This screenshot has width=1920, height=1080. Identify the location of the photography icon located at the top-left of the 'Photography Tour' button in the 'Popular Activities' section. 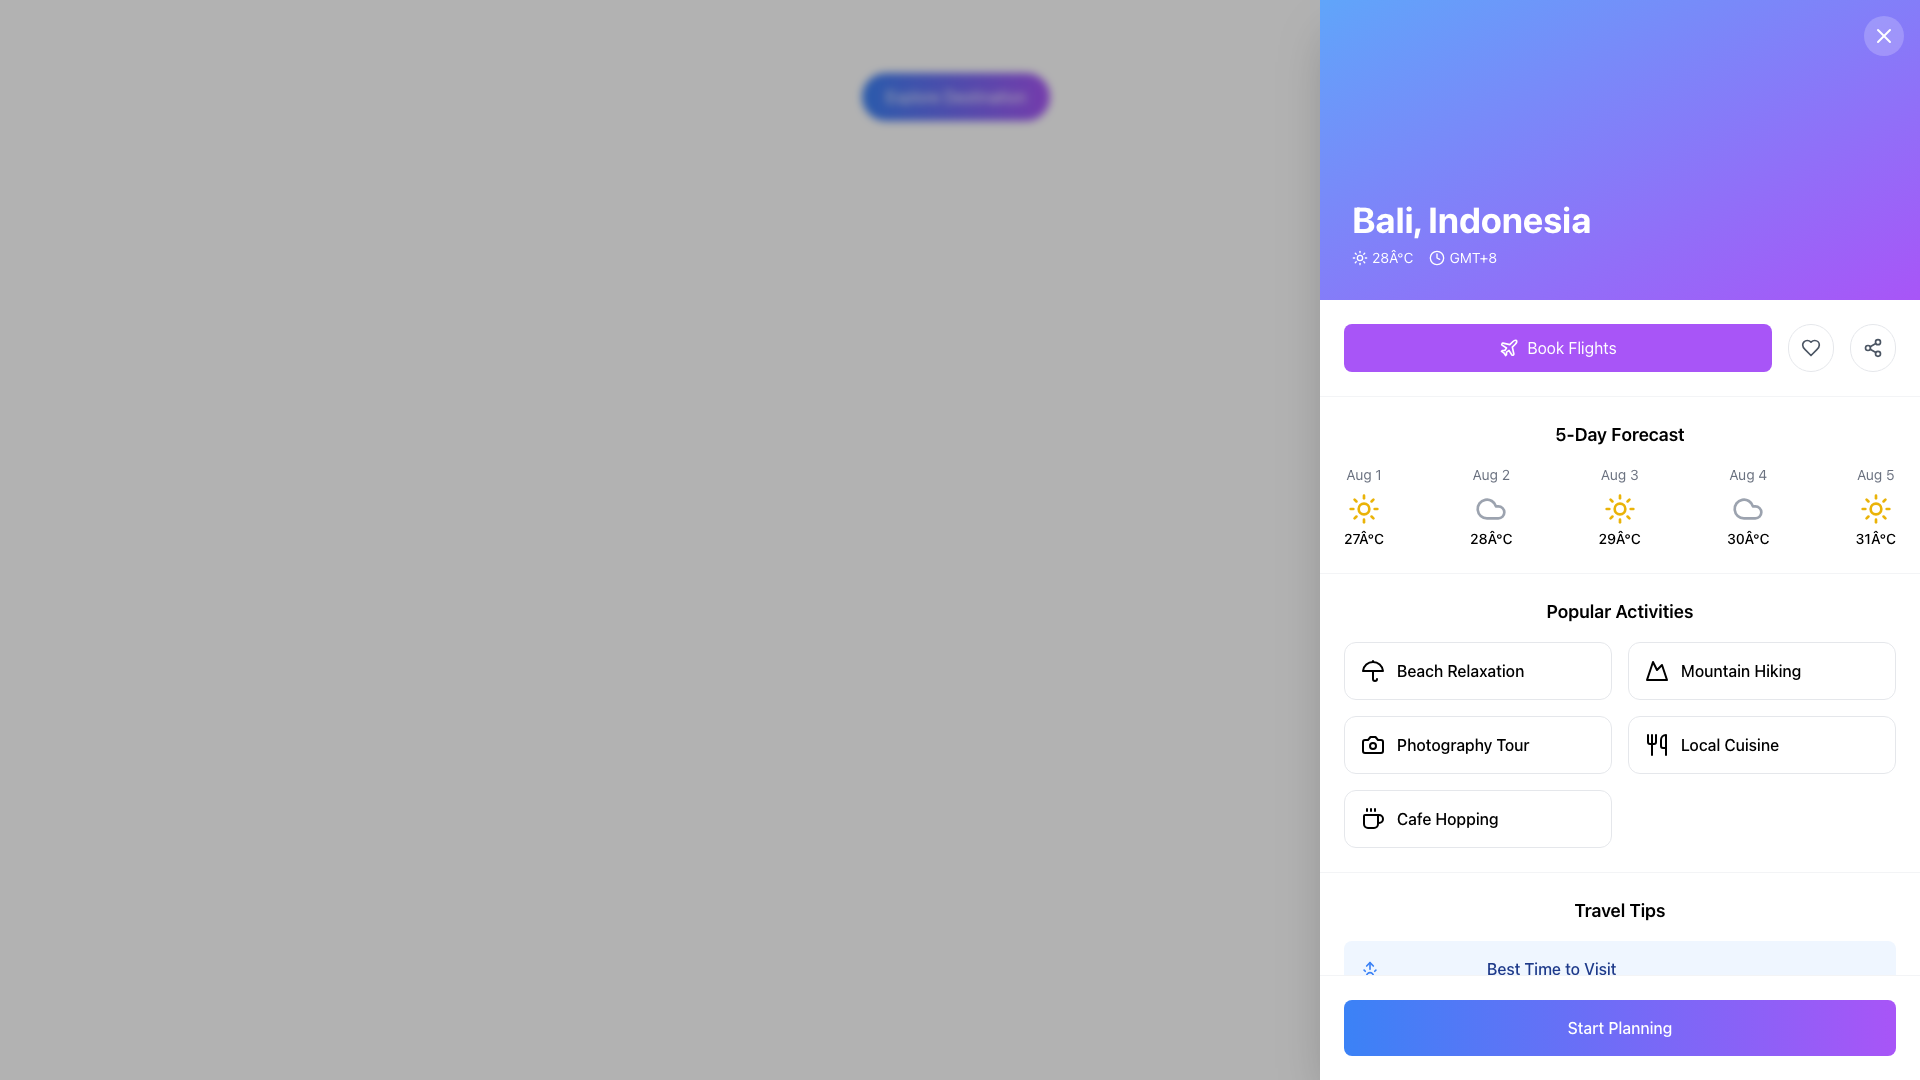
(1371, 744).